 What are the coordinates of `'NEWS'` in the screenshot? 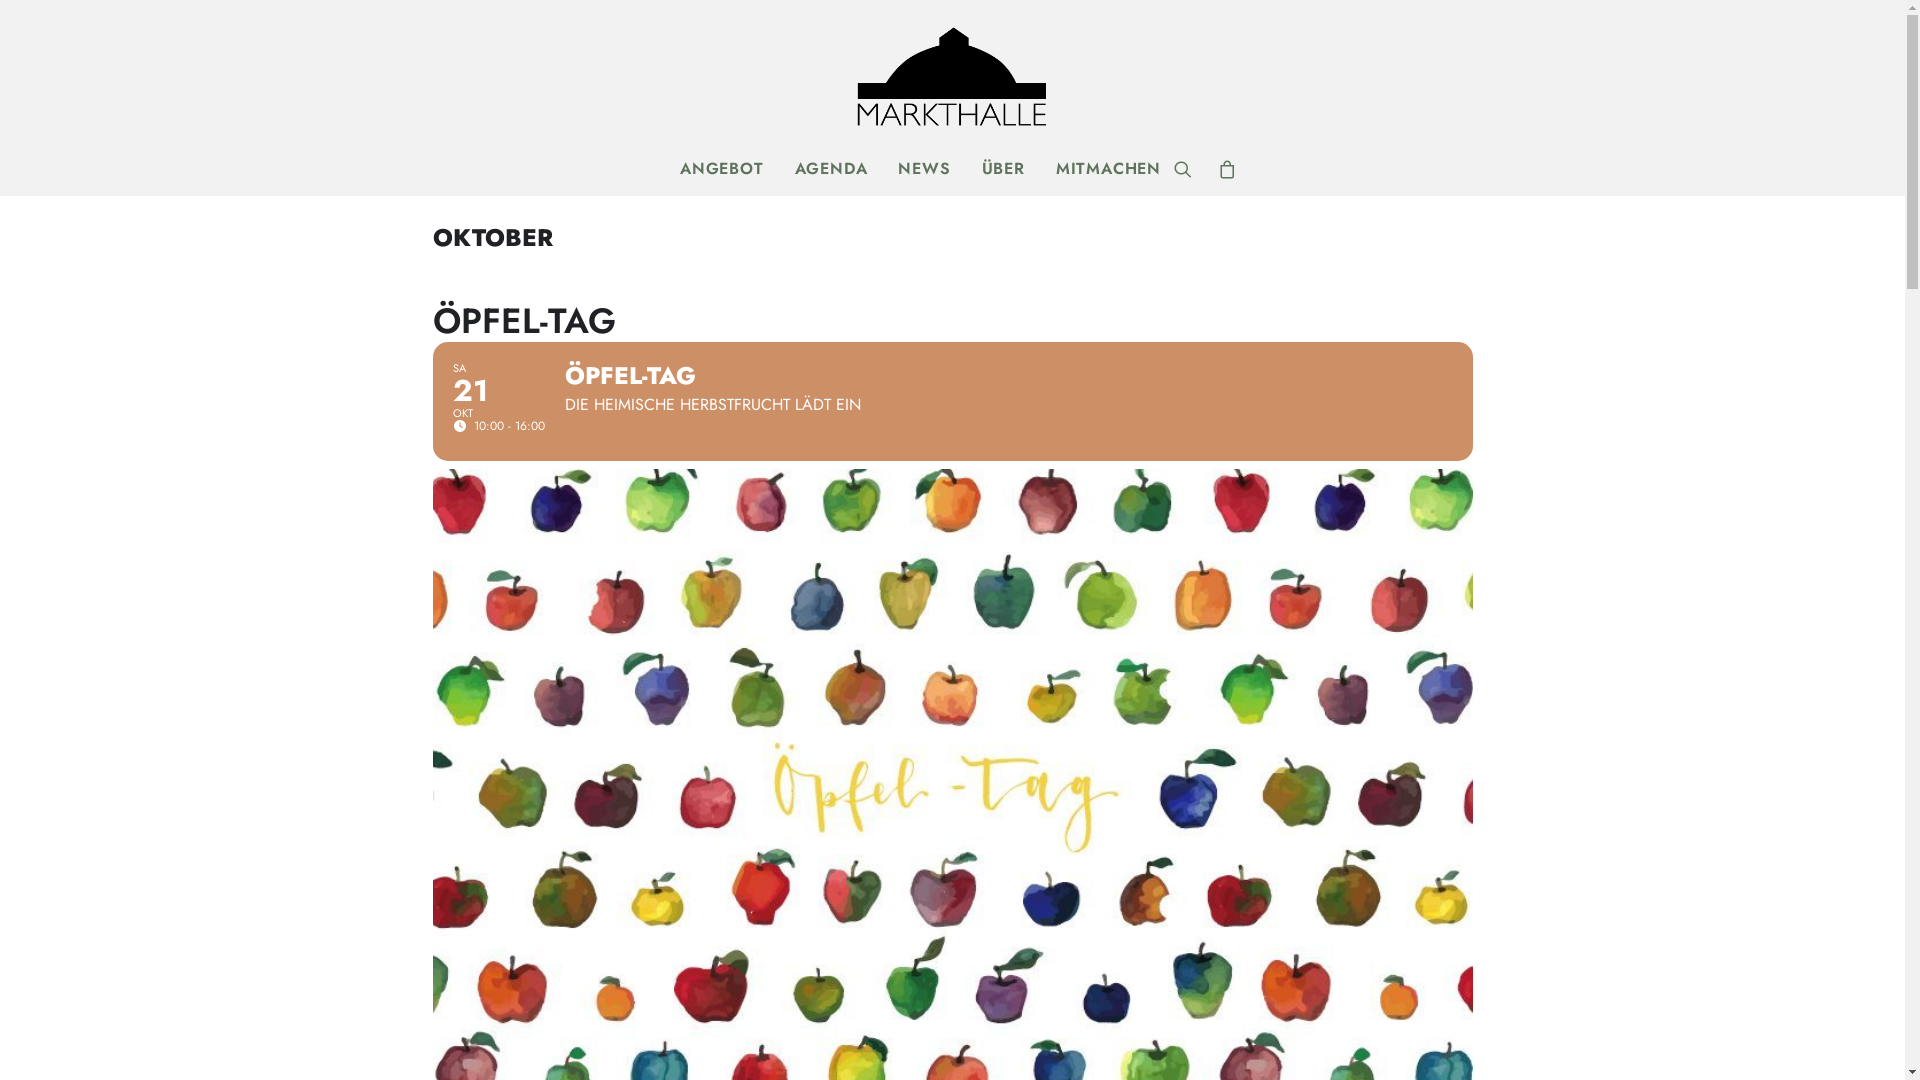 It's located at (923, 168).